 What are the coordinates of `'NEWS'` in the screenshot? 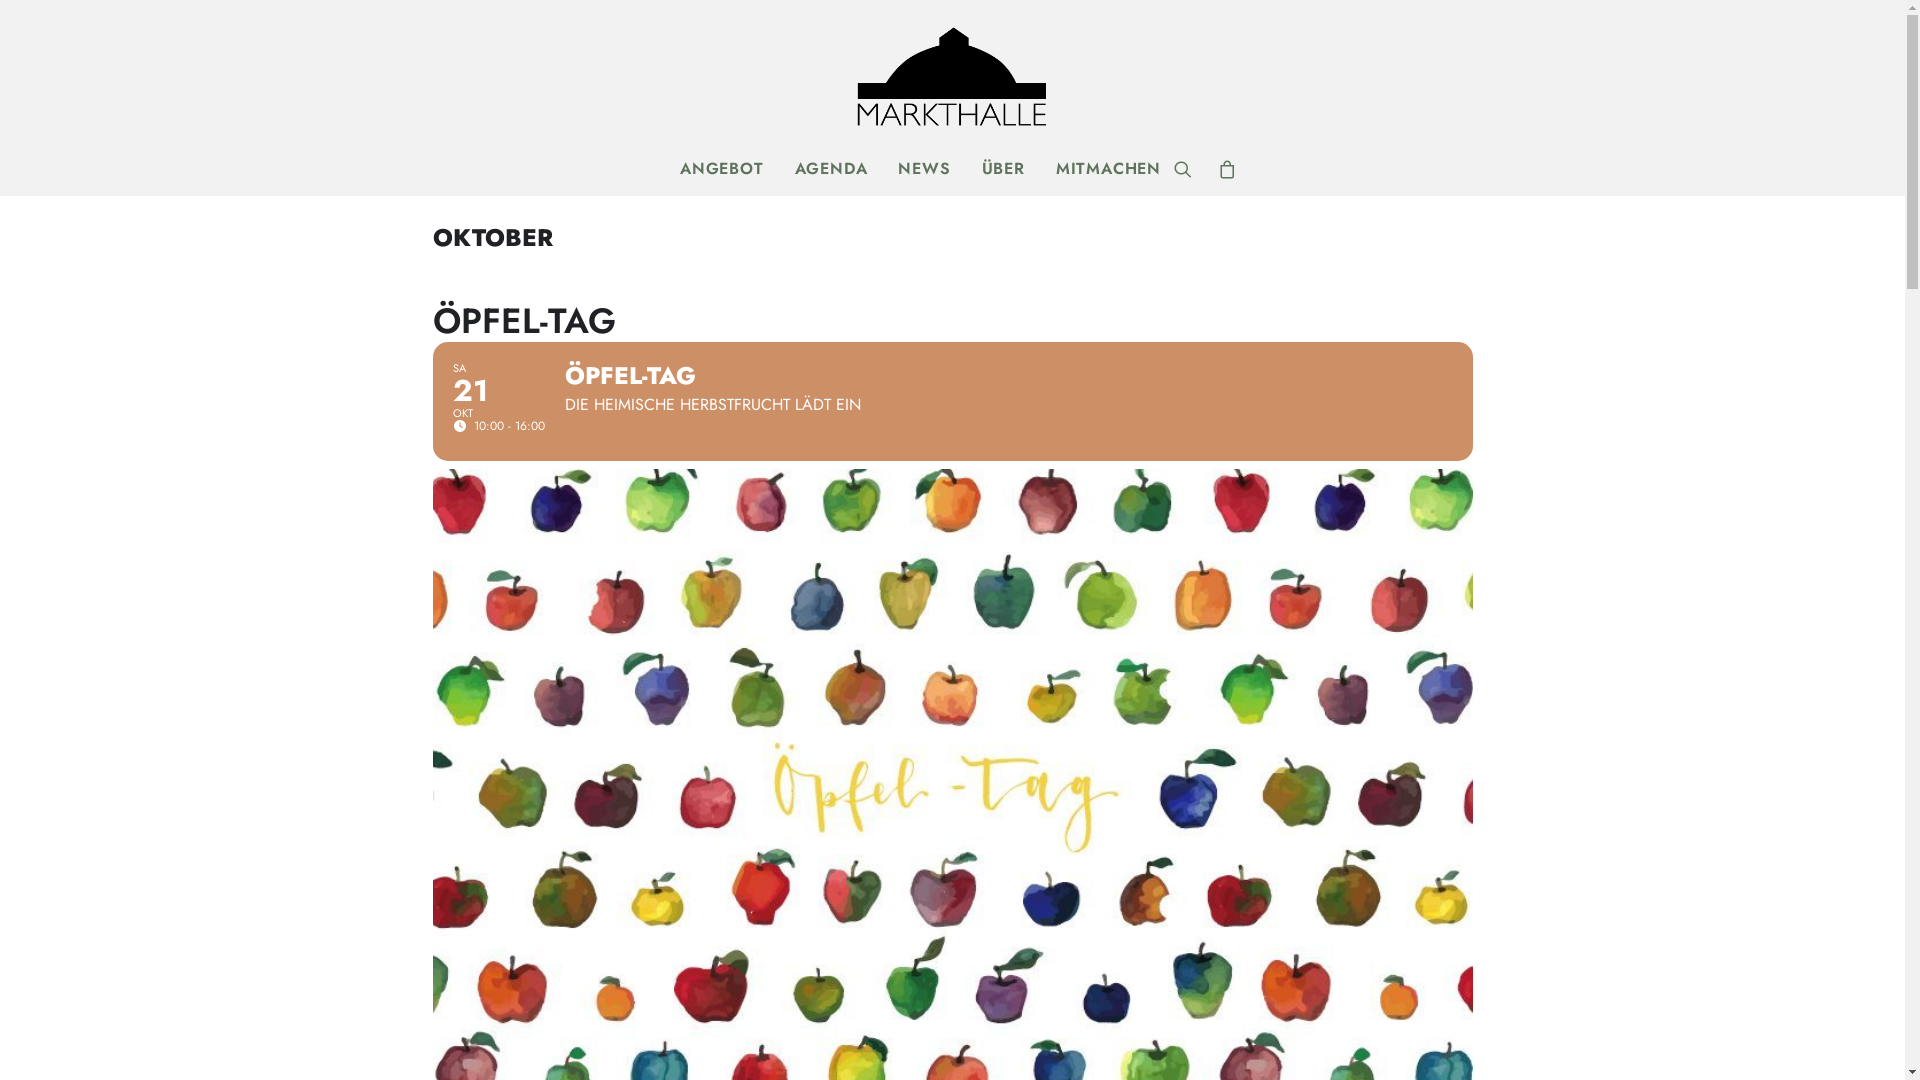 It's located at (923, 168).